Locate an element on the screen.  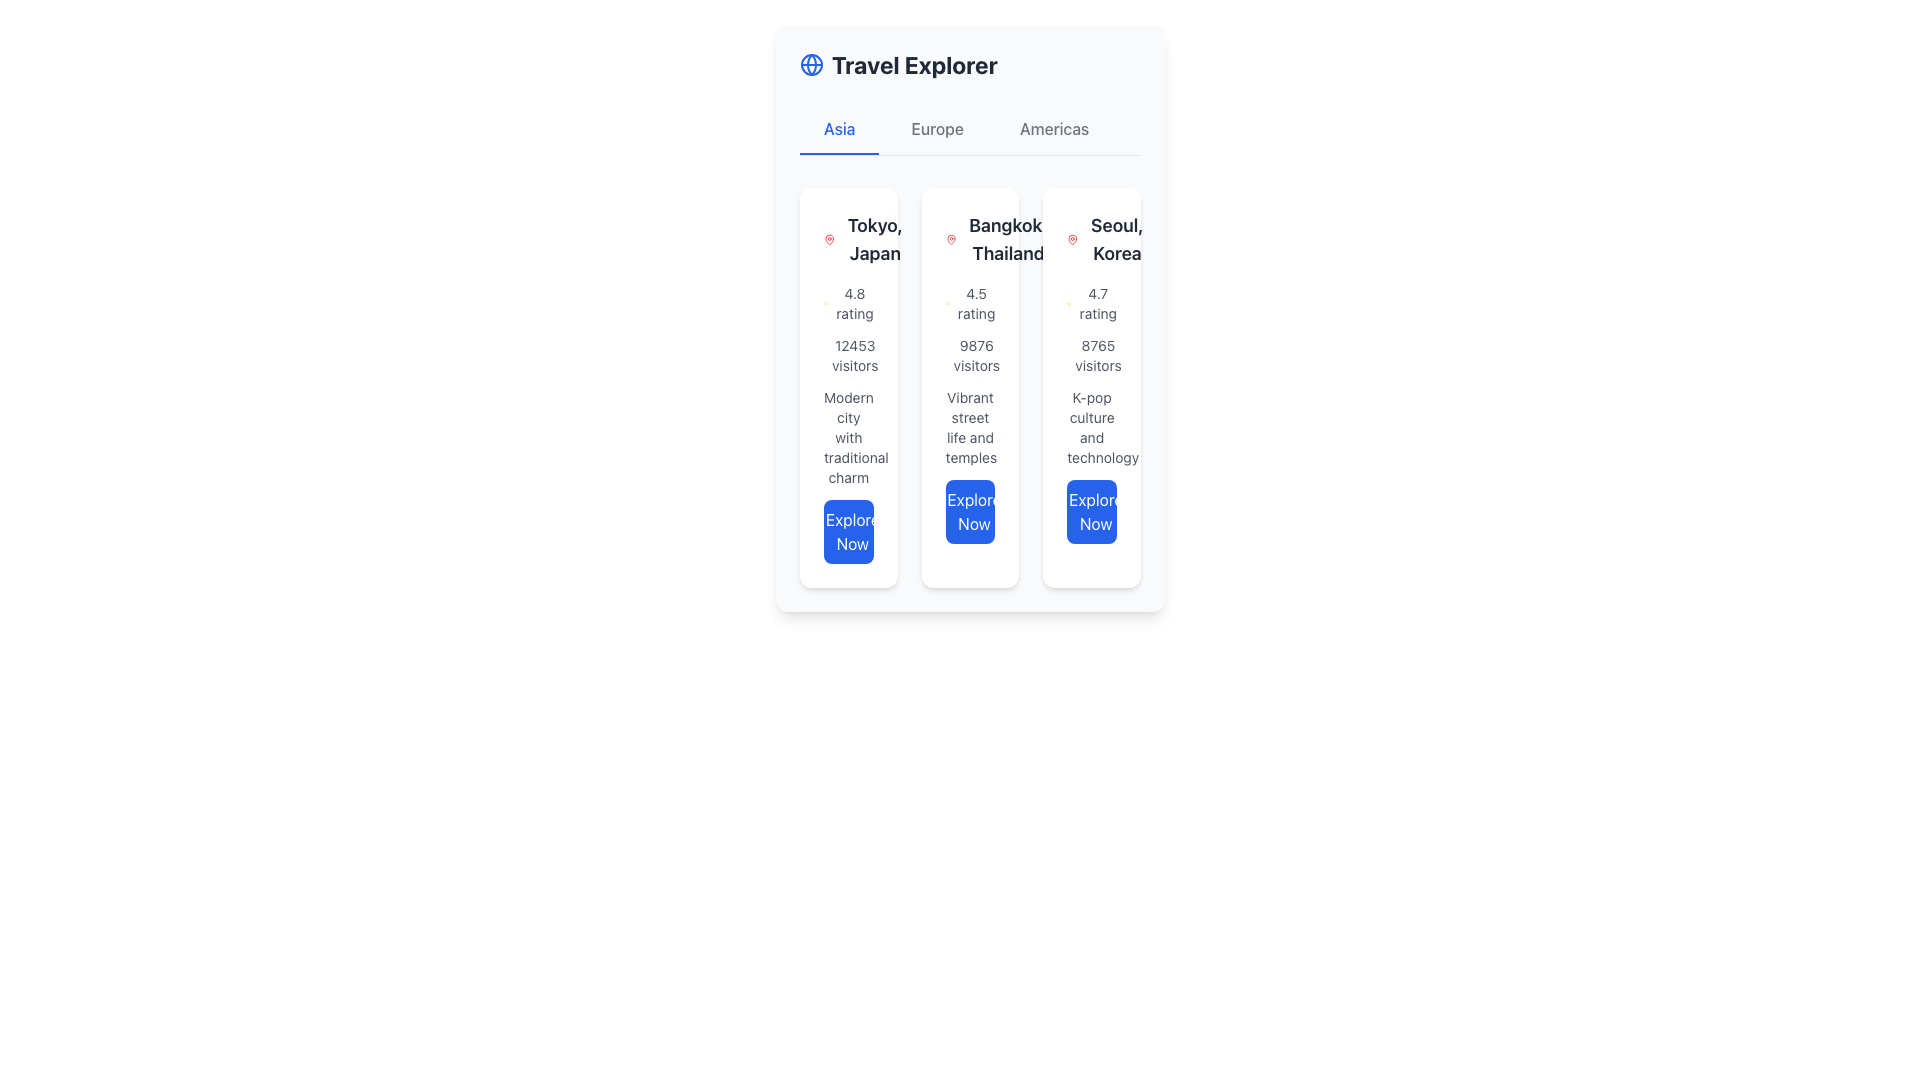
the text label '4.7 rating' which is located in the third card under the 'Asia' tab in the 'Travel Explorer' section, styled in gray and next to a star icon is located at coordinates (1097, 304).